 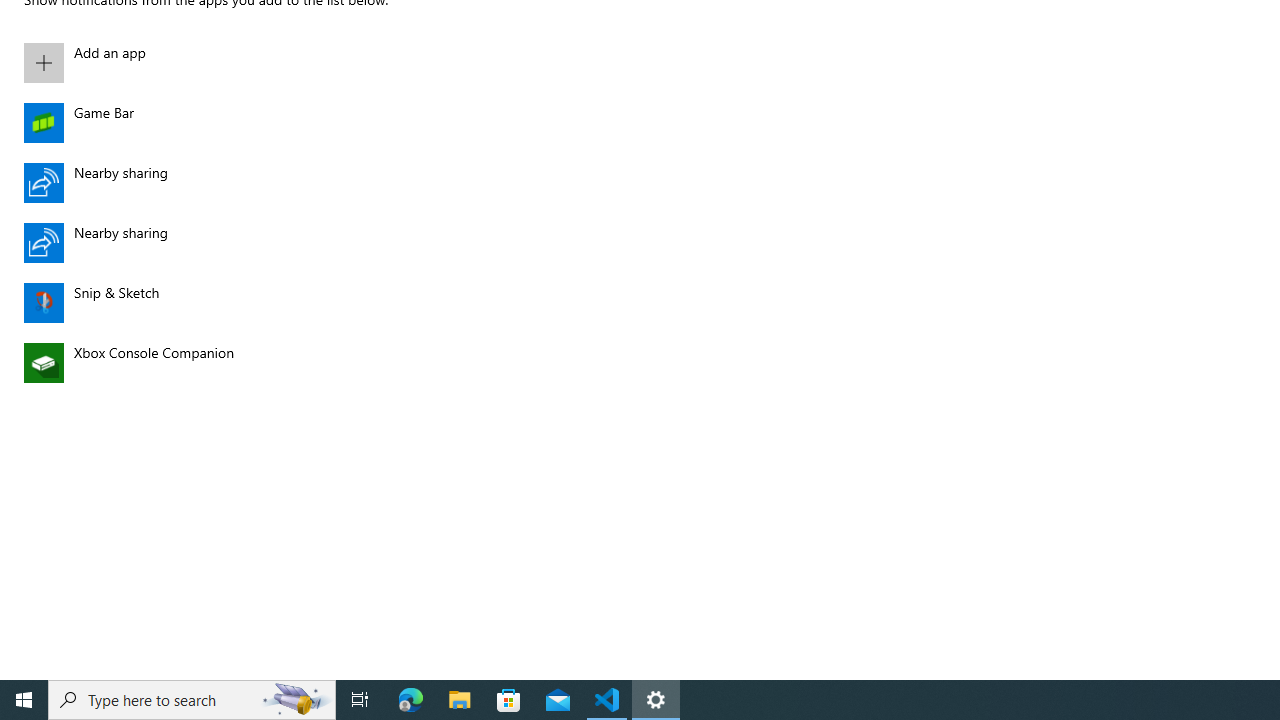 What do you see at coordinates (509, 698) in the screenshot?
I see `'Microsoft Store'` at bounding box center [509, 698].